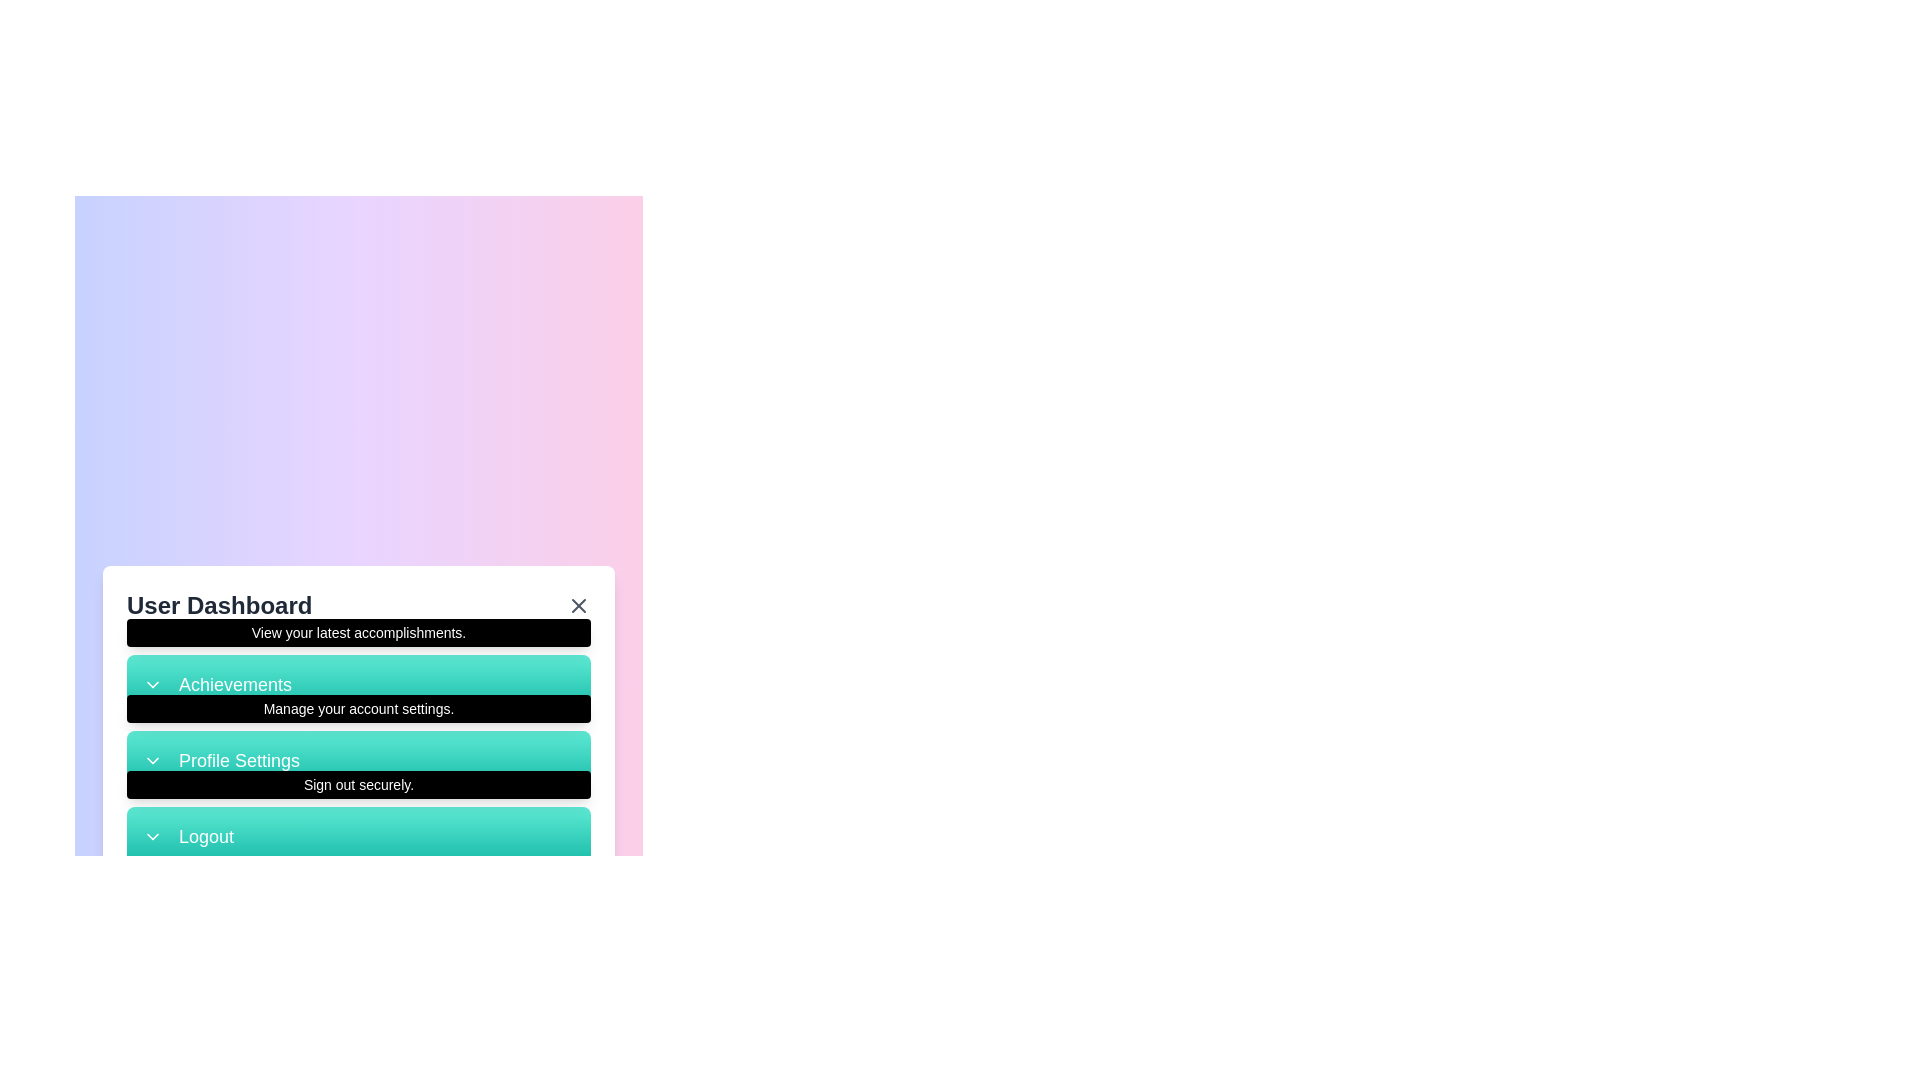  I want to click on the 'Logout' text label, which is displayed in white bold font within a greenish-cyan rectangular area at the bottom of the vertical list menu, so click(206, 836).